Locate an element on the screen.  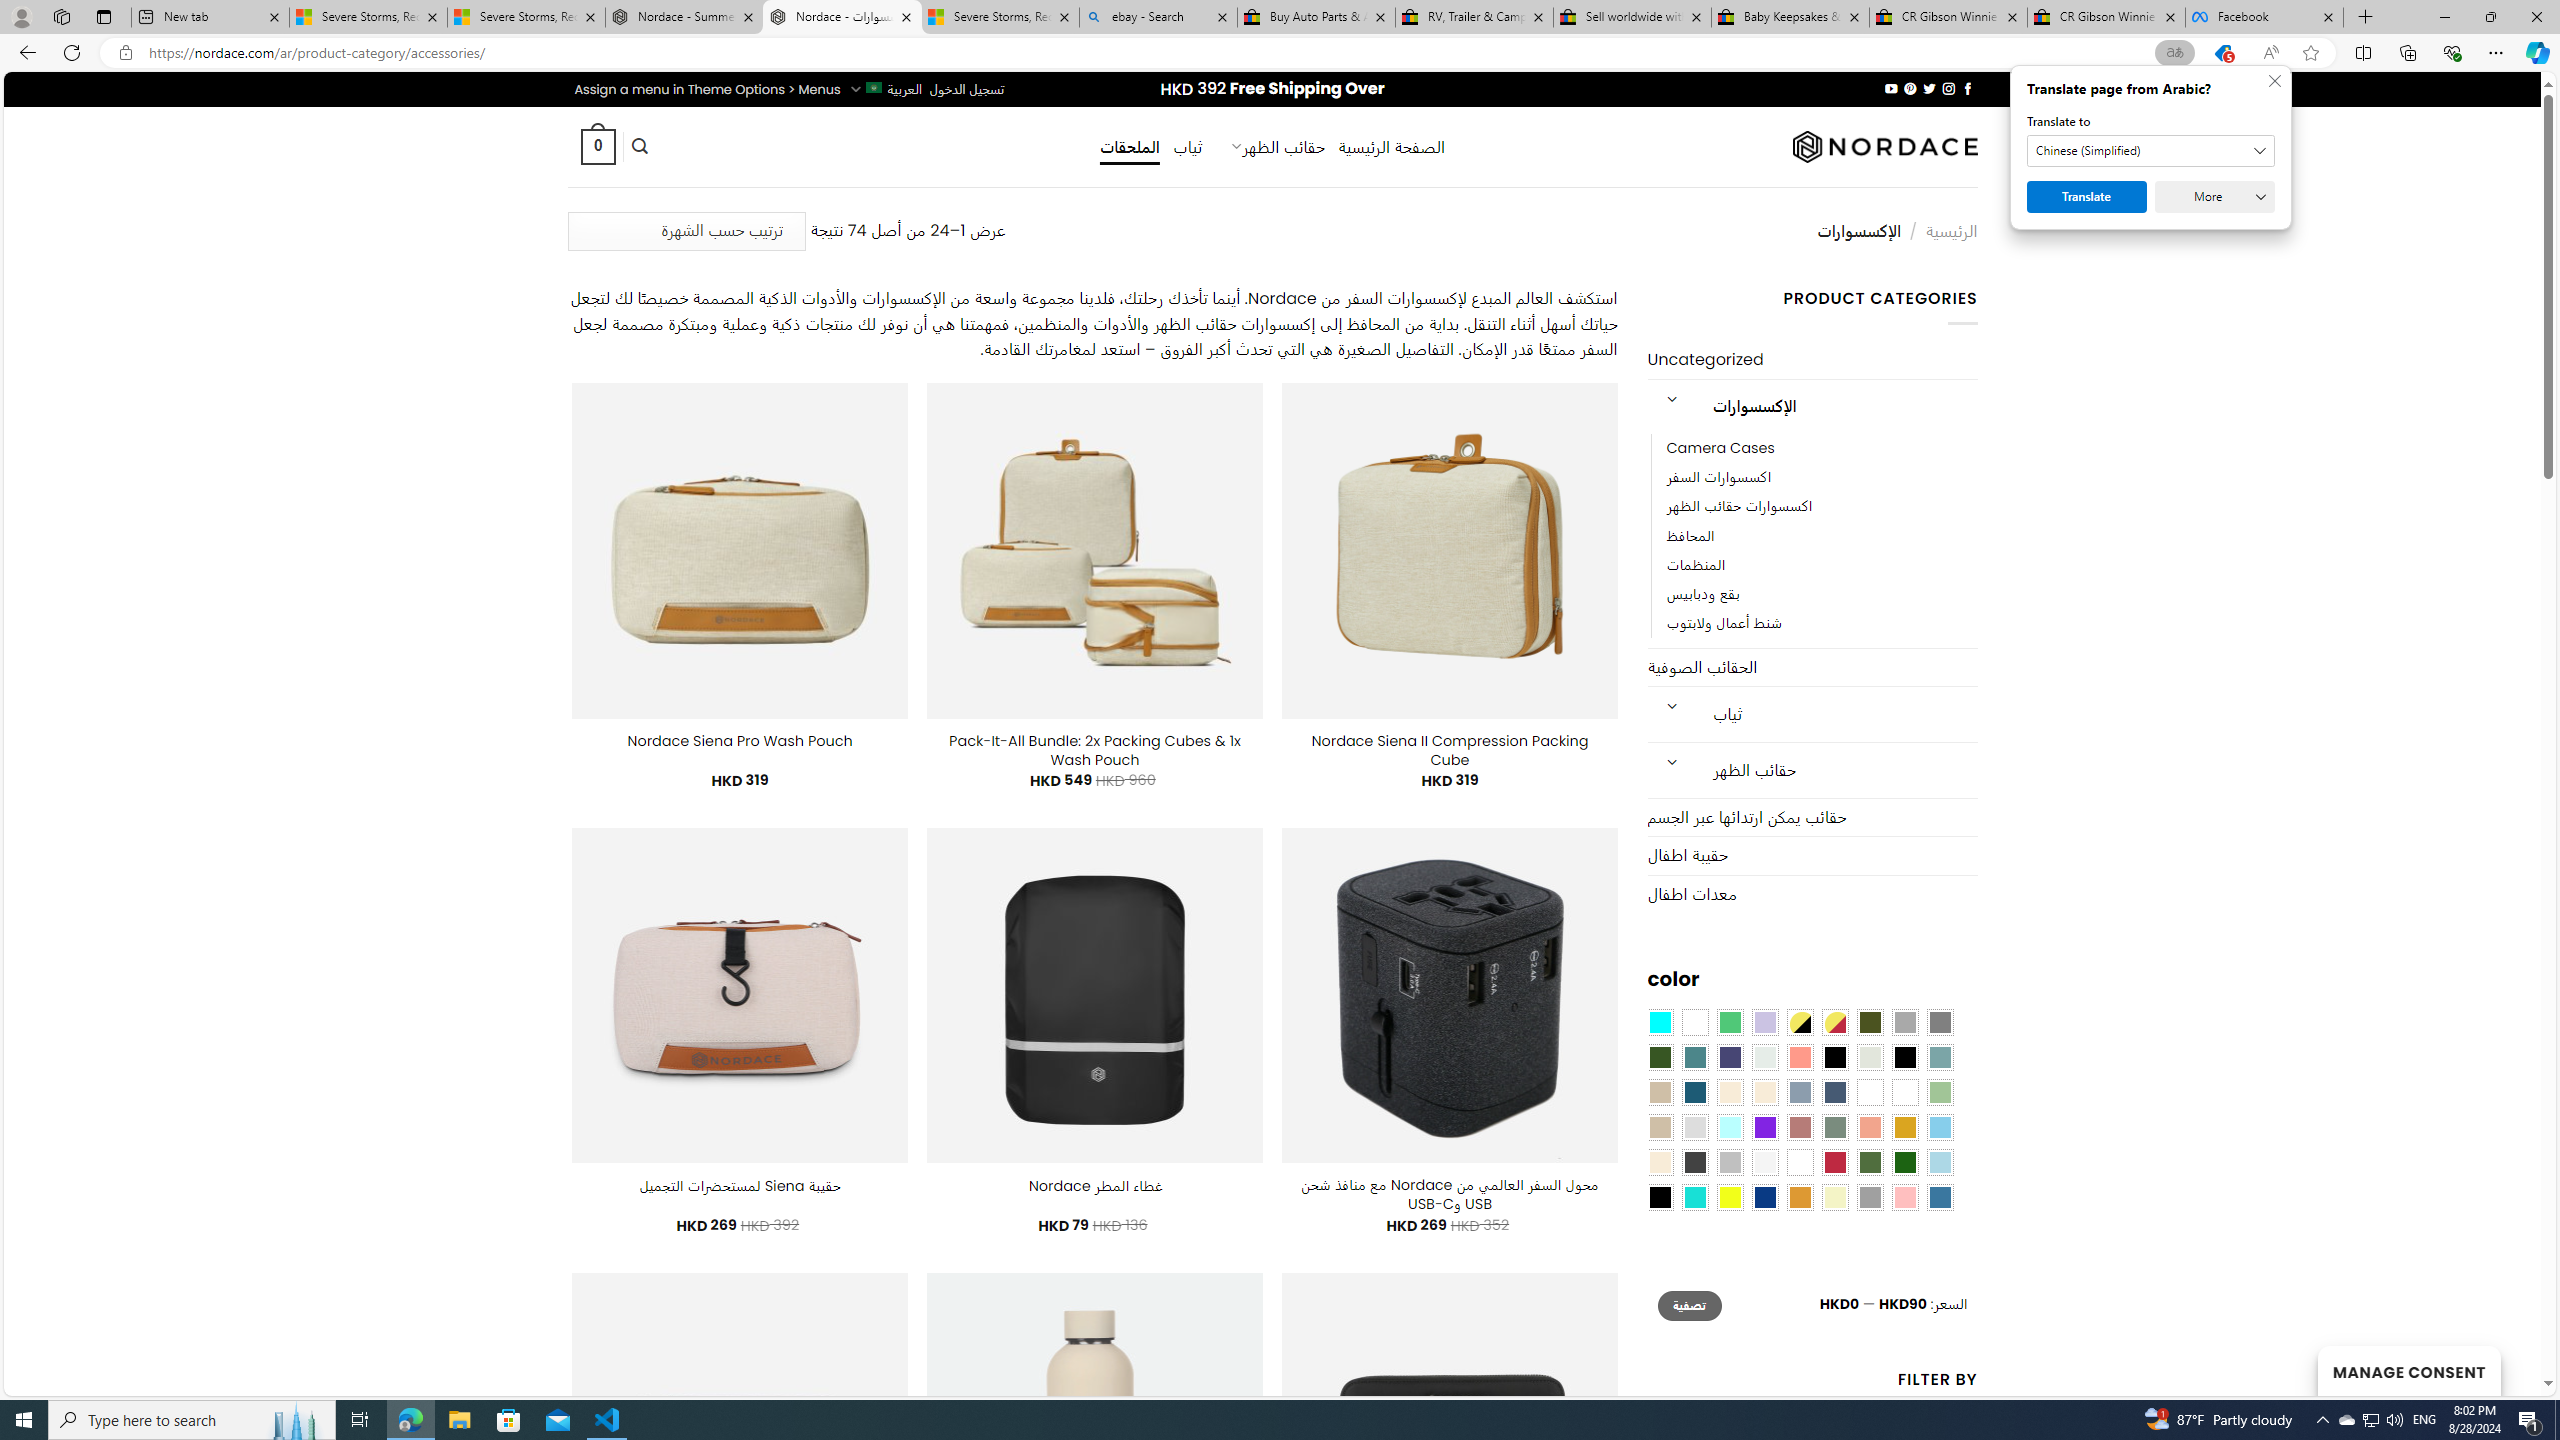
'Show translate options' is located at coordinates (2173, 53).